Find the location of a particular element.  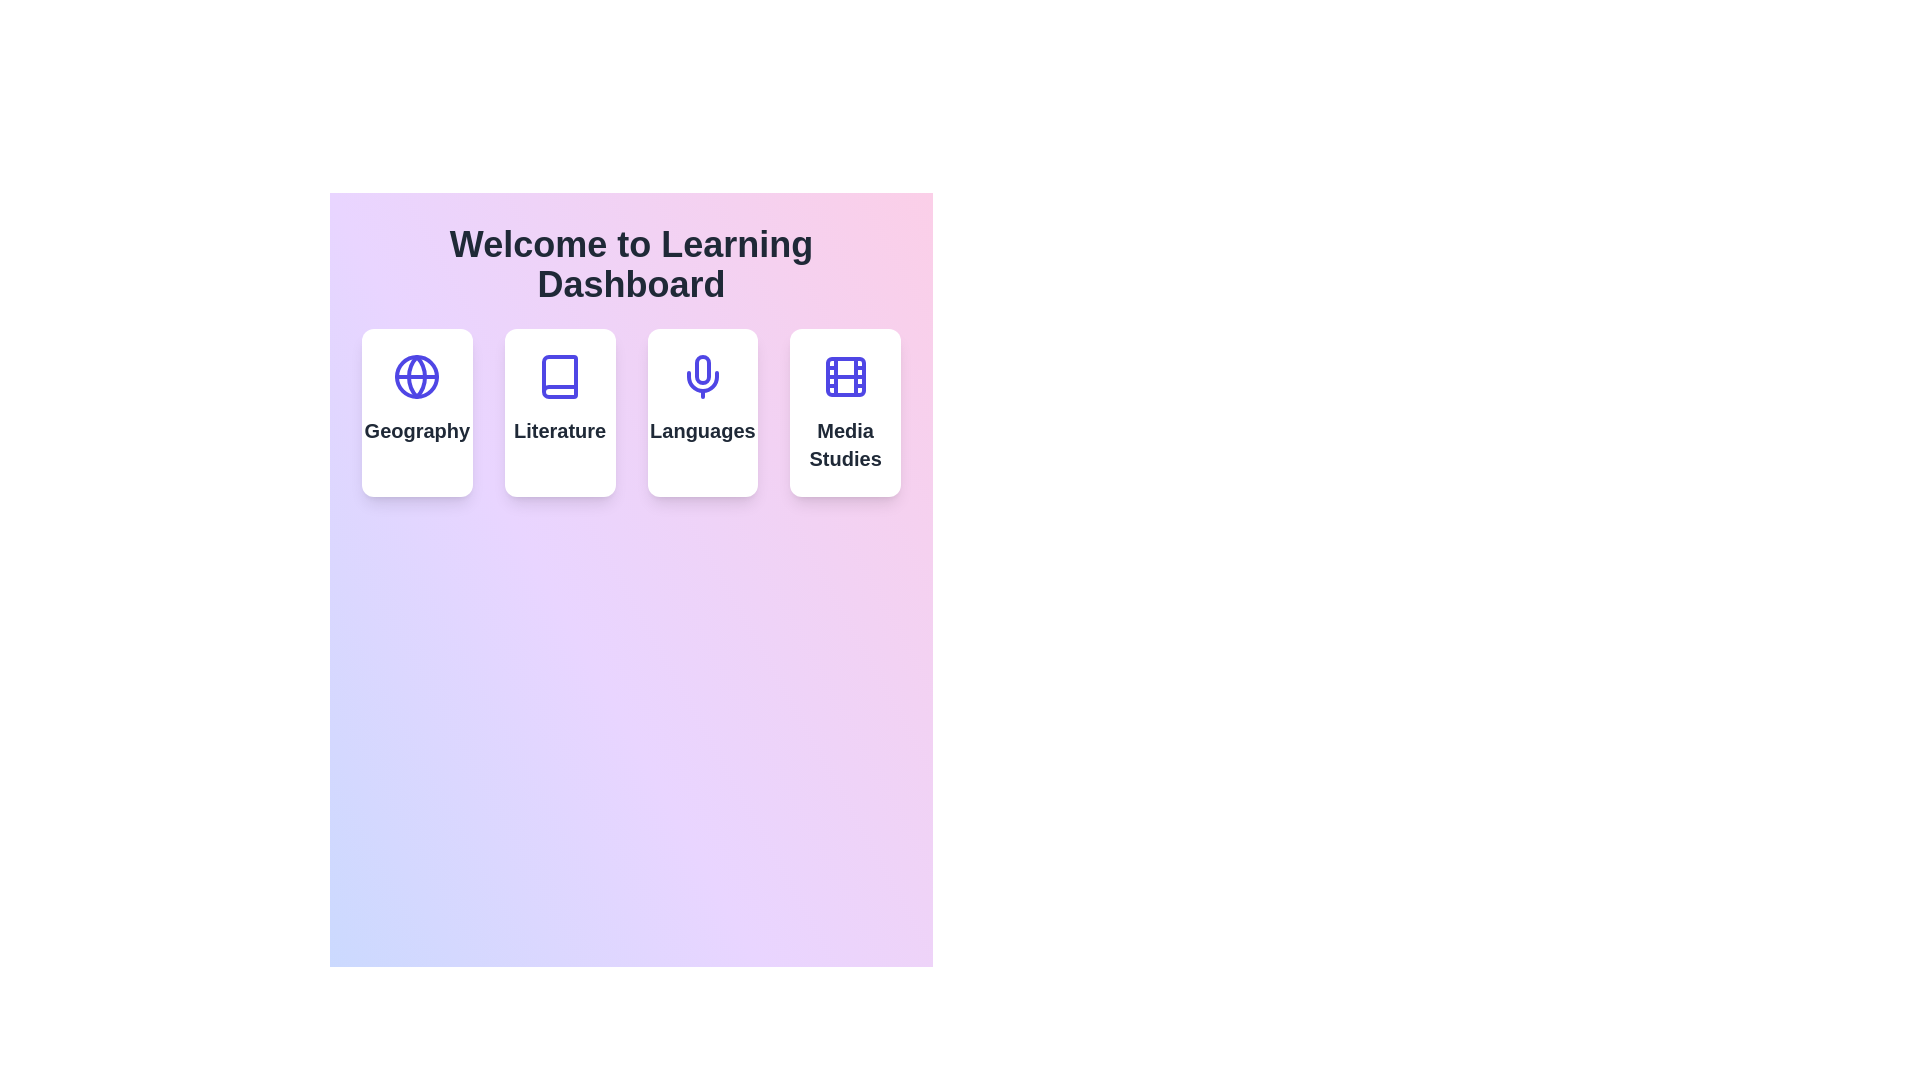

the small white decorative SVG rectangle with rounded corners, centered within the film strip icon on the 'Media Studies' card in the fourth column of the dashboard interface is located at coordinates (845, 377).